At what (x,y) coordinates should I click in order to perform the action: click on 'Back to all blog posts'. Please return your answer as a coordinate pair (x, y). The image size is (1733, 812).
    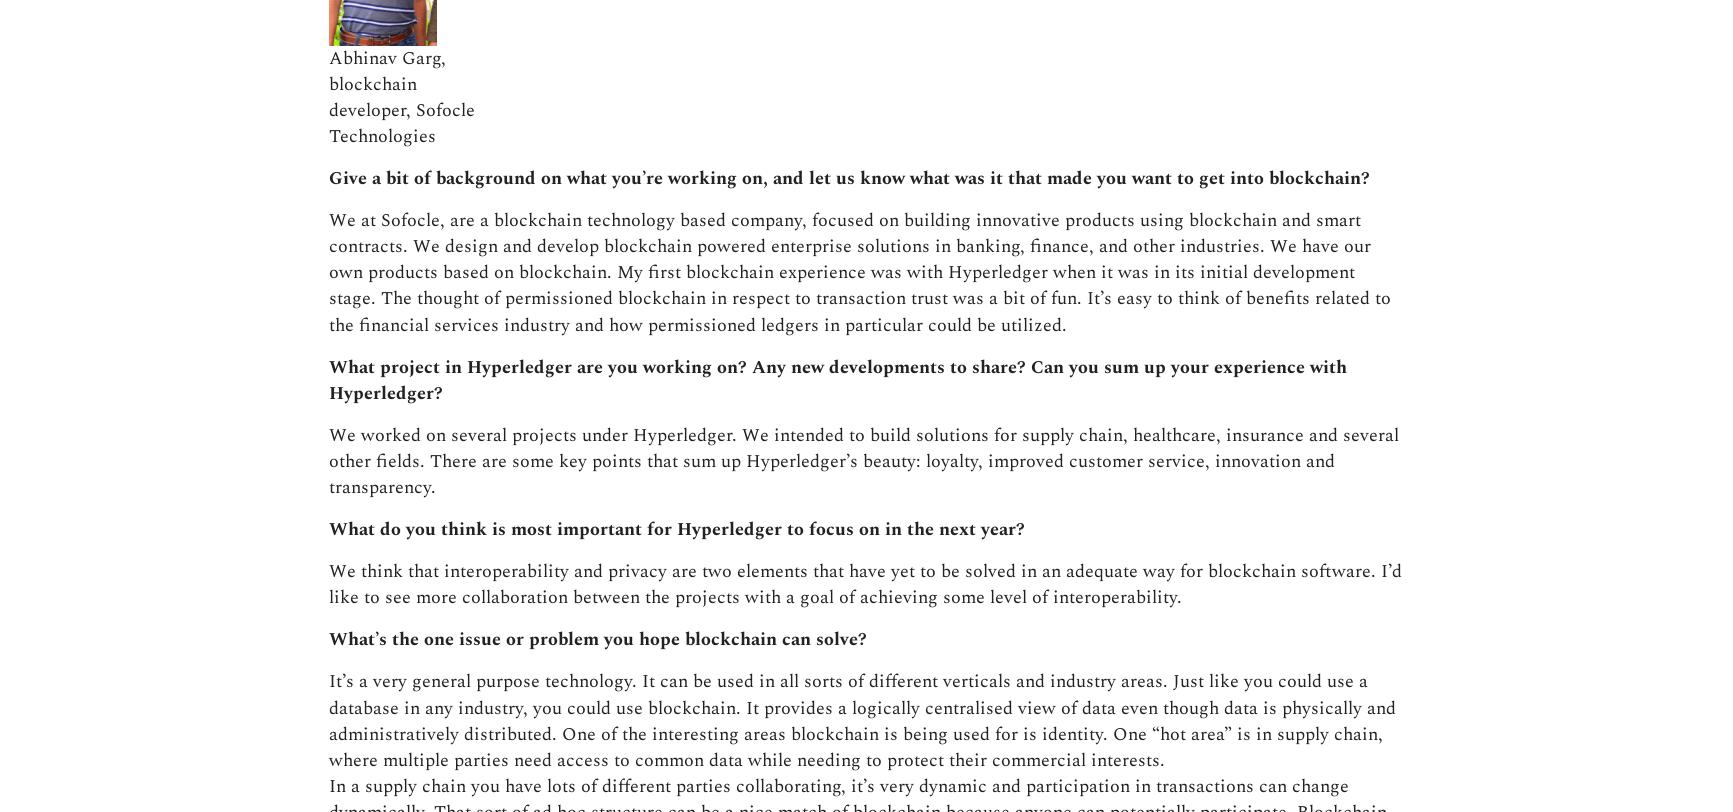
    Looking at the image, I should click on (887, 545).